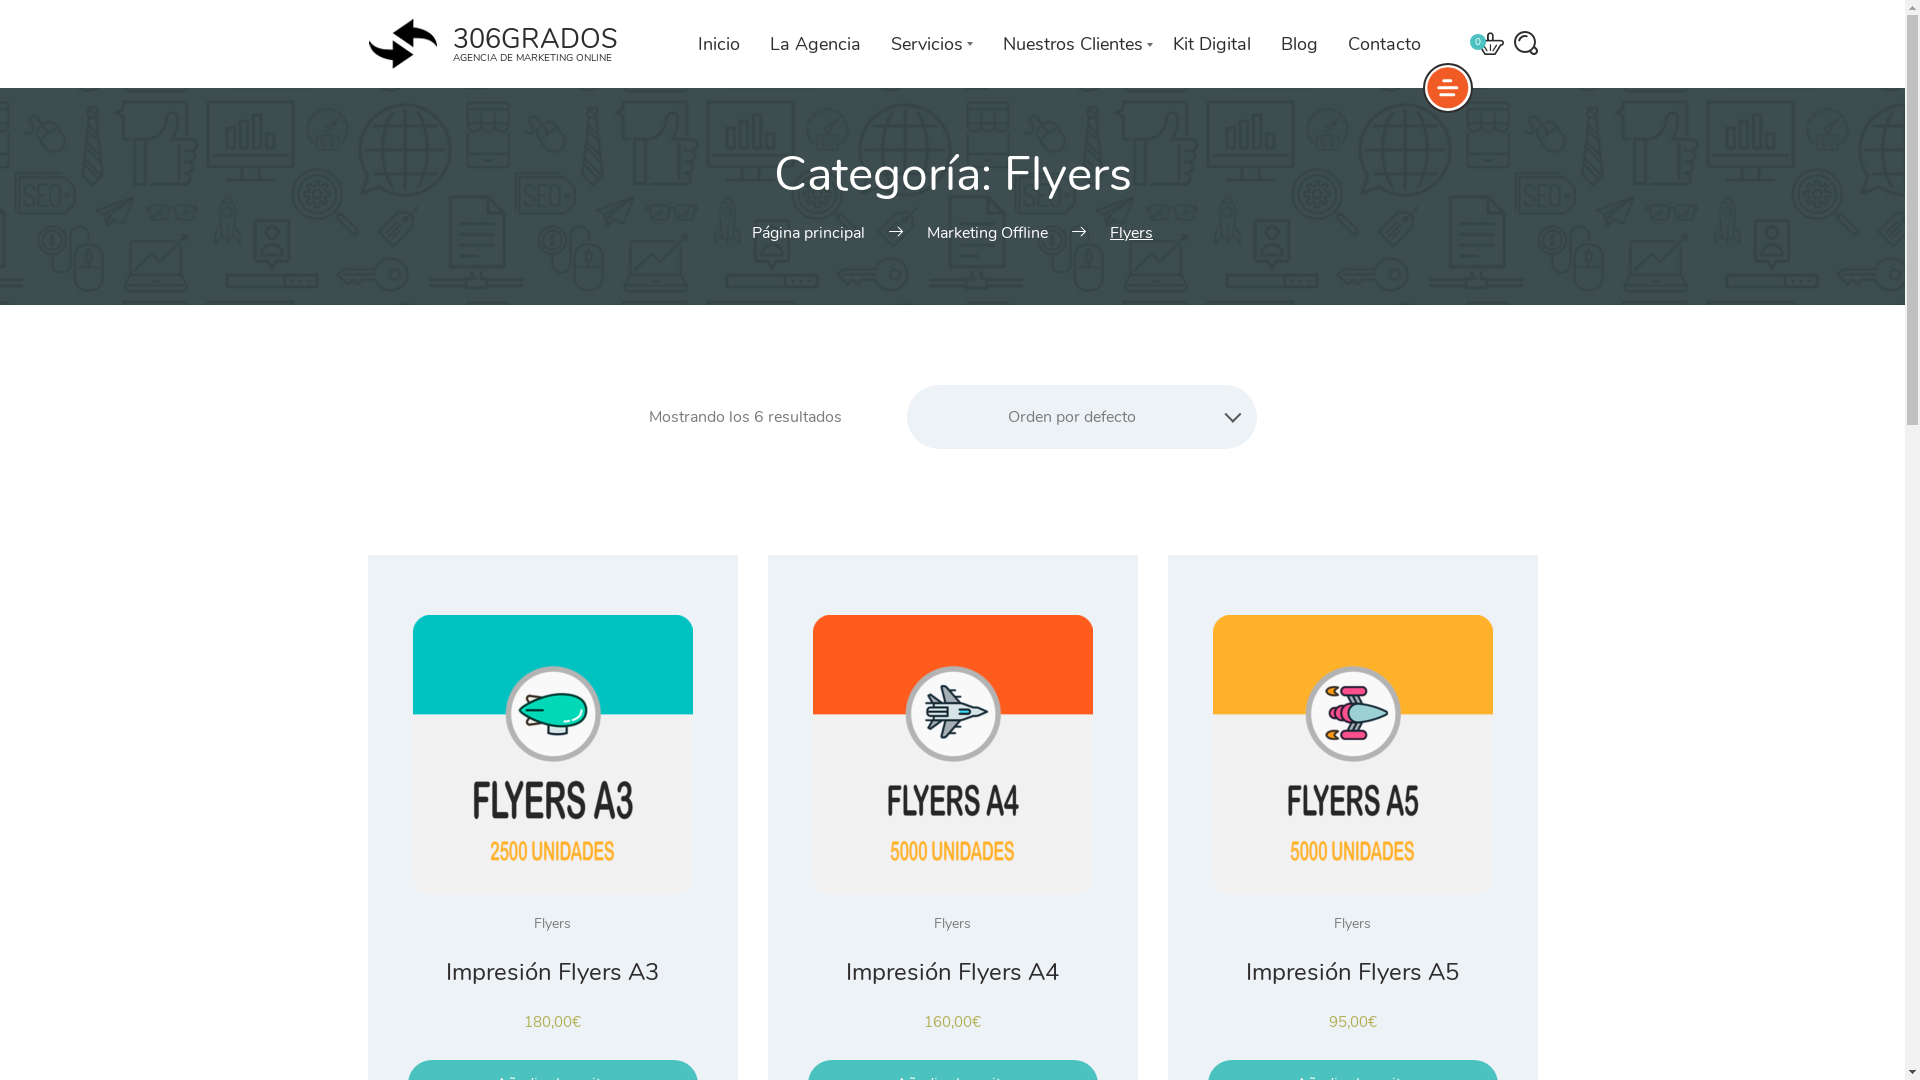 The image size is (1920, 1080). I want to click on 'Kit Digital', so click(1209, 43).